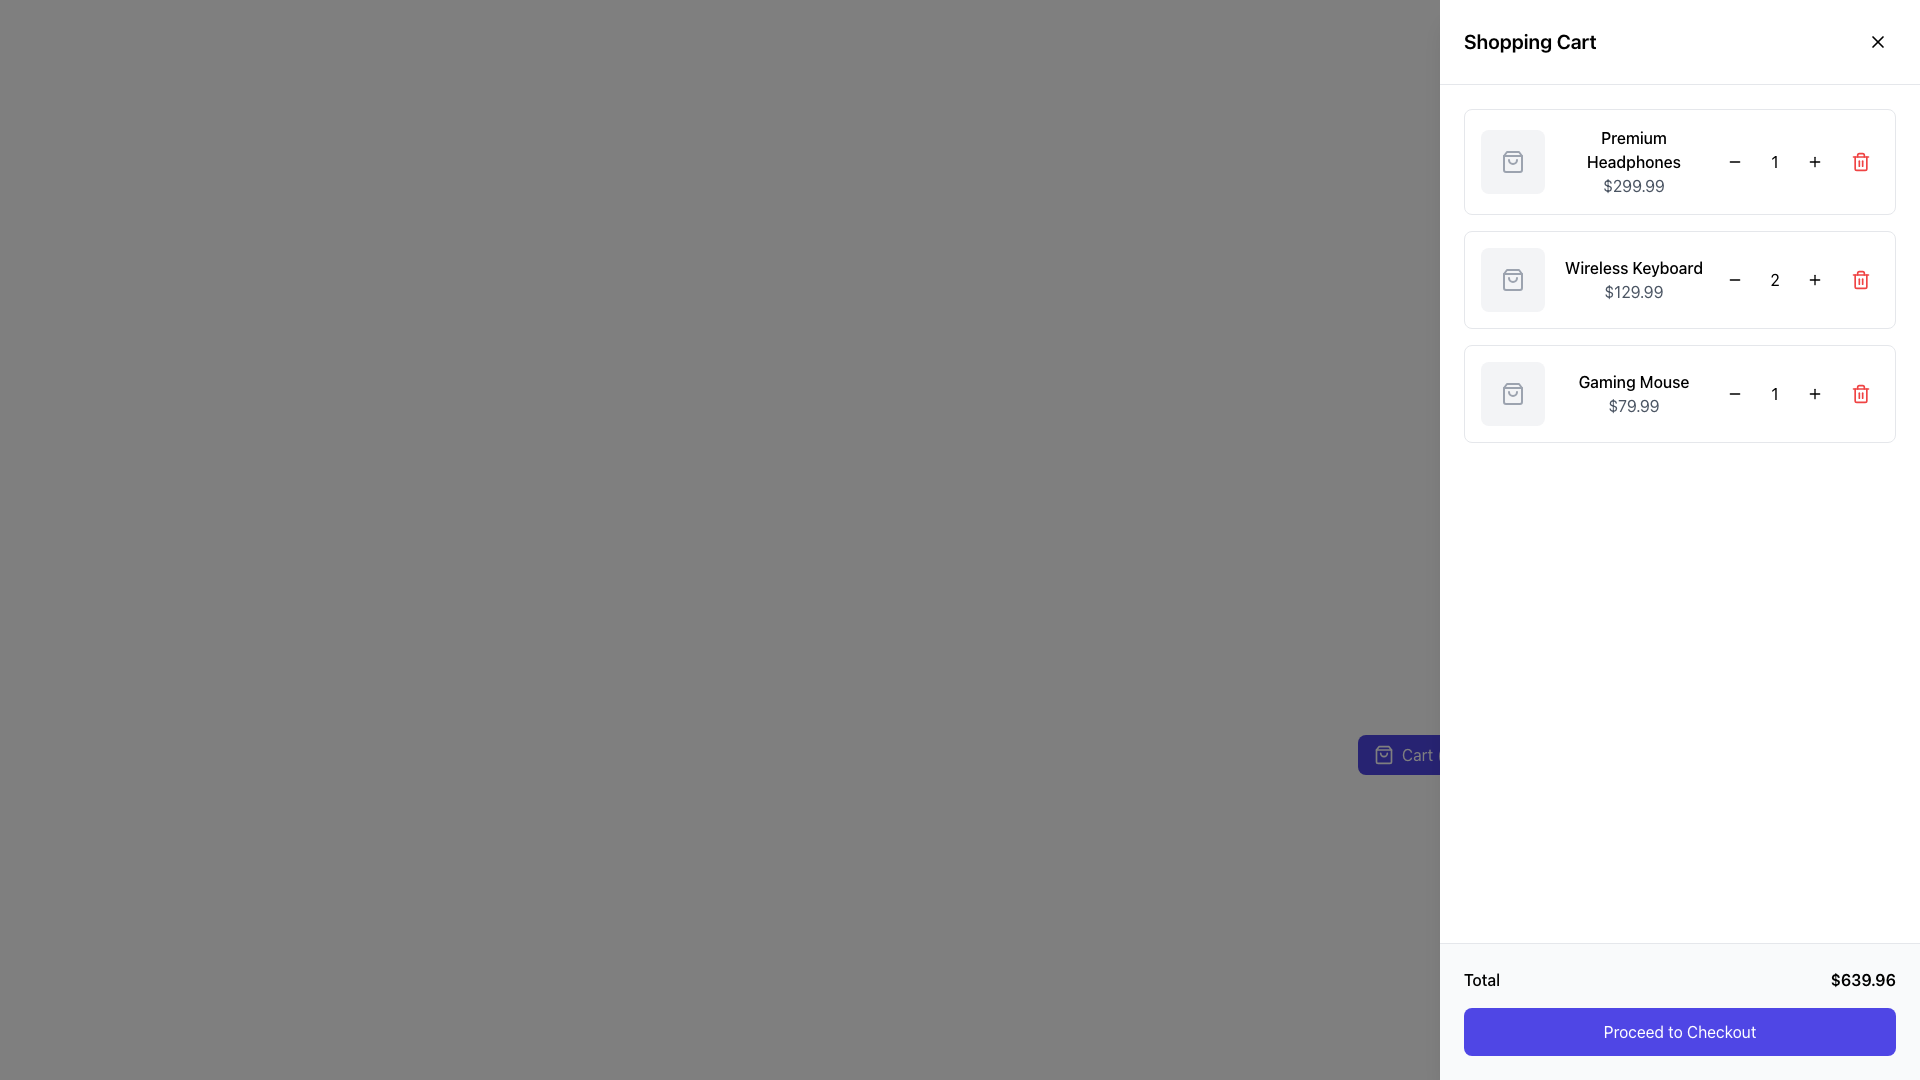 The width and height of the screenshot is (1920, 1080). I want to click on the circular button with a black 'X' icon located at the top-right of the shopping cart header, so click(1876, 42).